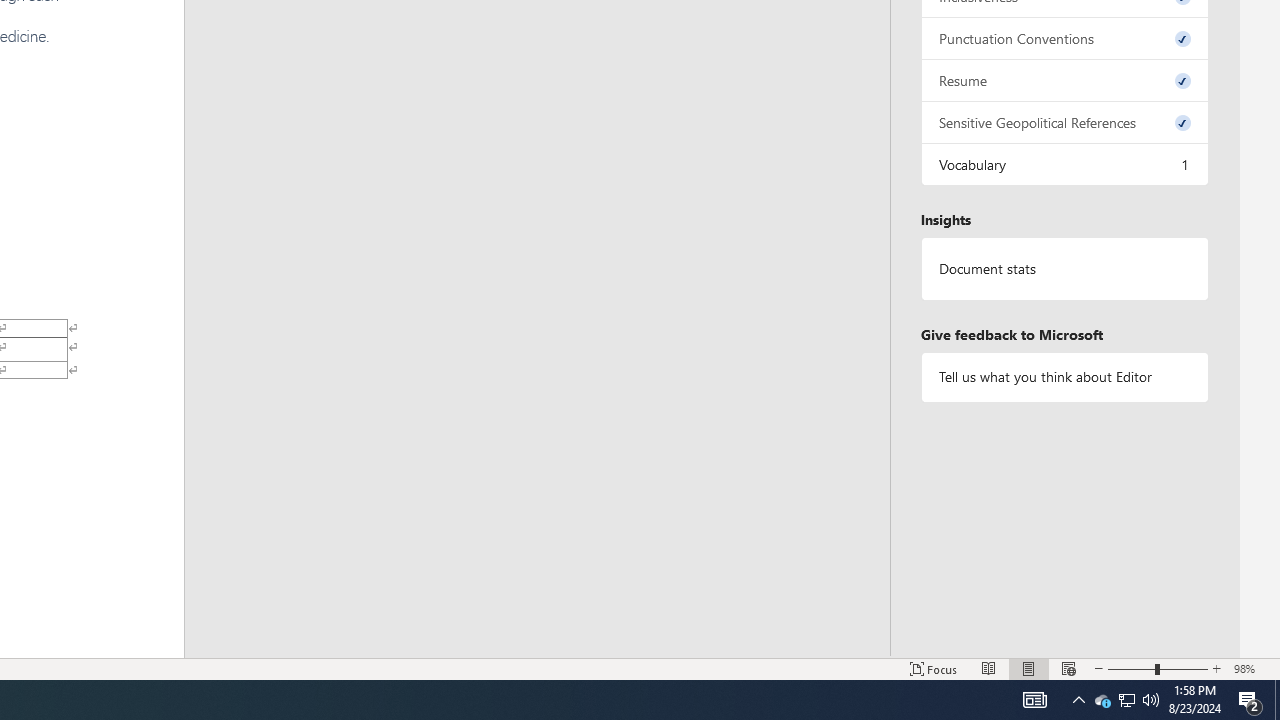 The image size is (1280, 720). What do you see at coordinates (1216, 669) in the screenshot?
I see `'Zoom In'` at bounding box center [1216, 669].